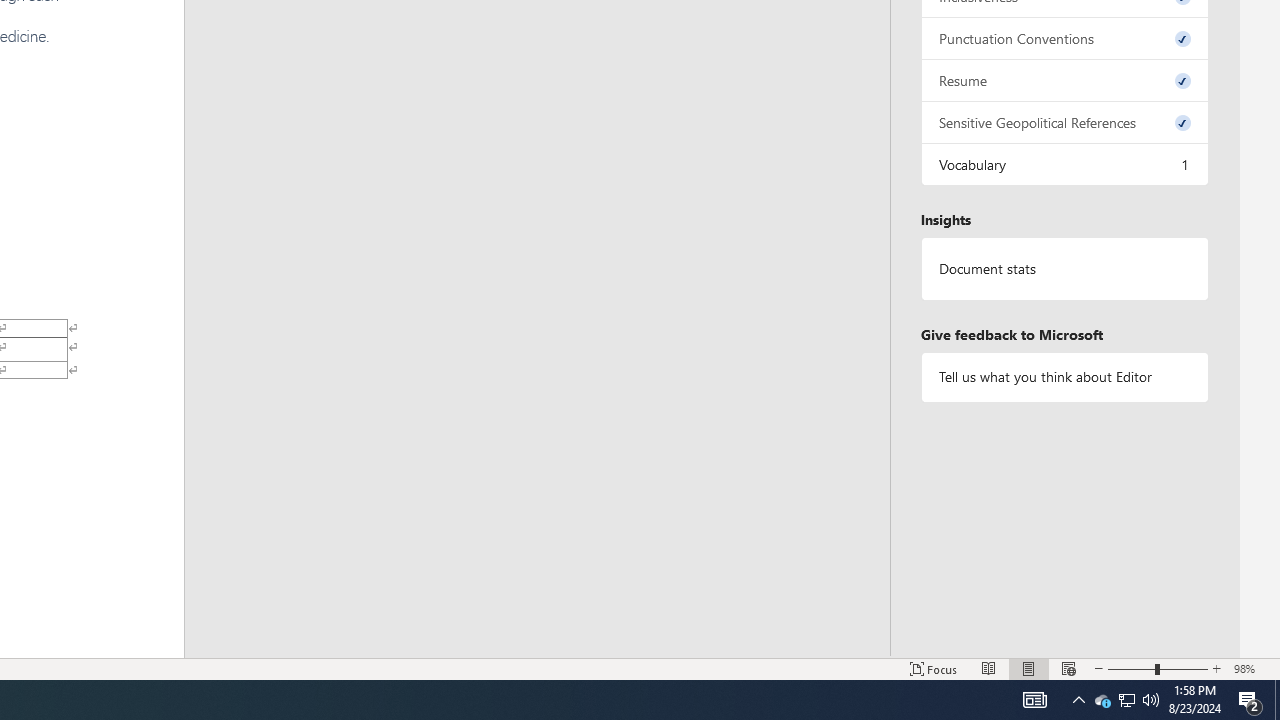 The image size is (1280, 720). What do you see at coordinates (1216, 669) in the screenshot?
I see `'Zoom In'` at bounding box center [1216, 669].